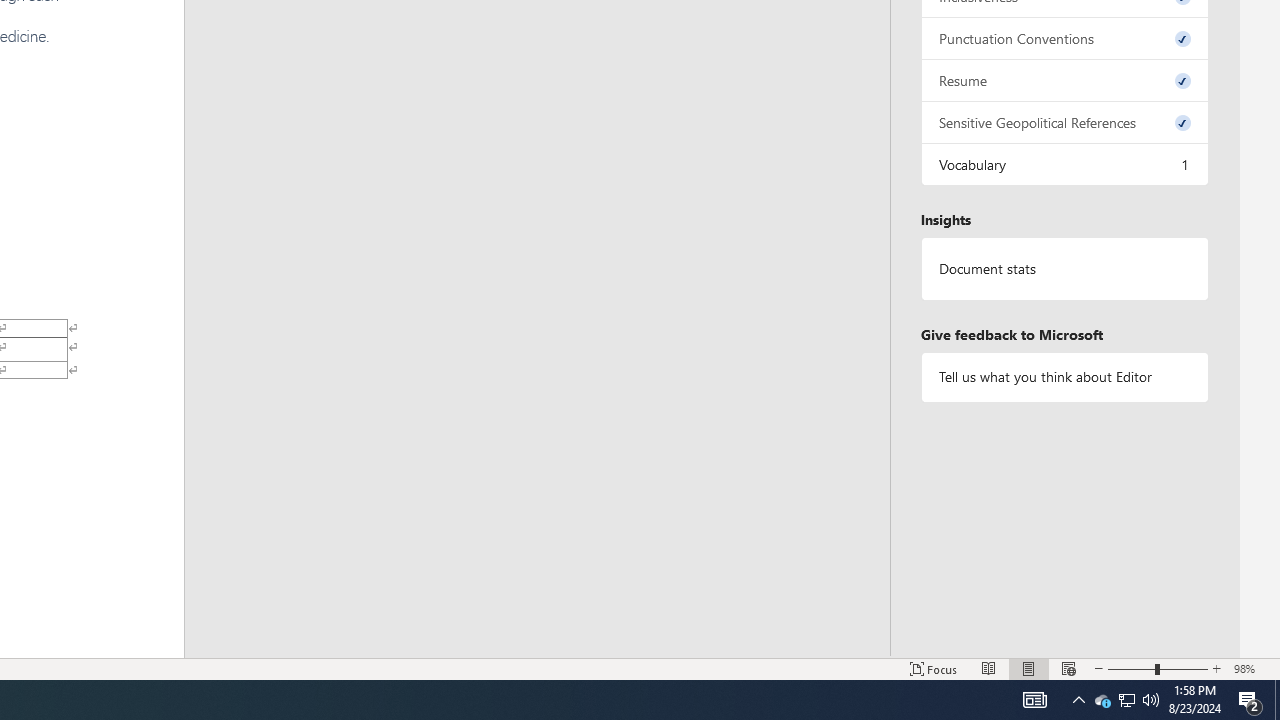 The image size is (1280, 720). What do you see at coordinates (1216, 669) in the screenshot?
I see `'Zoom In'` at bounding box center [1216, 669].